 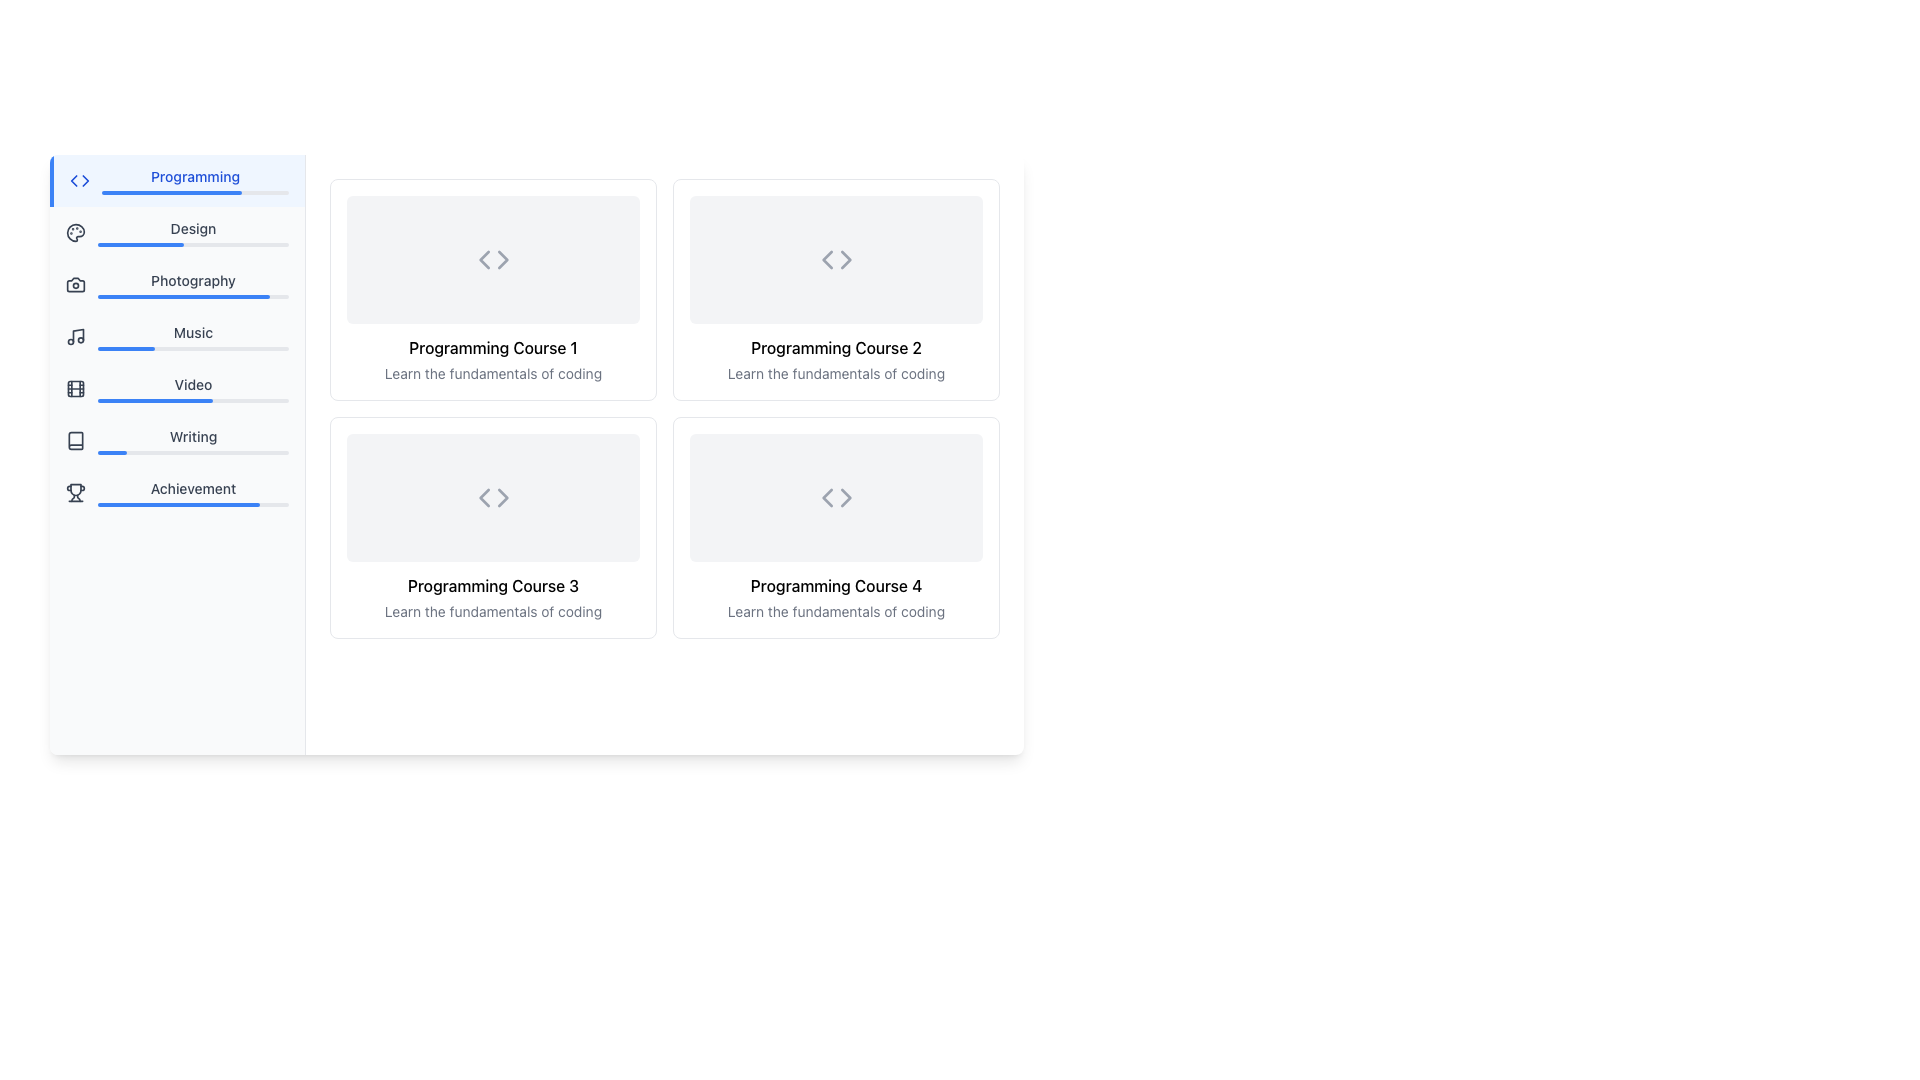 I want to click on the 'Video' section icon located on the left-hand sidebar, so click(x=76, y=389).